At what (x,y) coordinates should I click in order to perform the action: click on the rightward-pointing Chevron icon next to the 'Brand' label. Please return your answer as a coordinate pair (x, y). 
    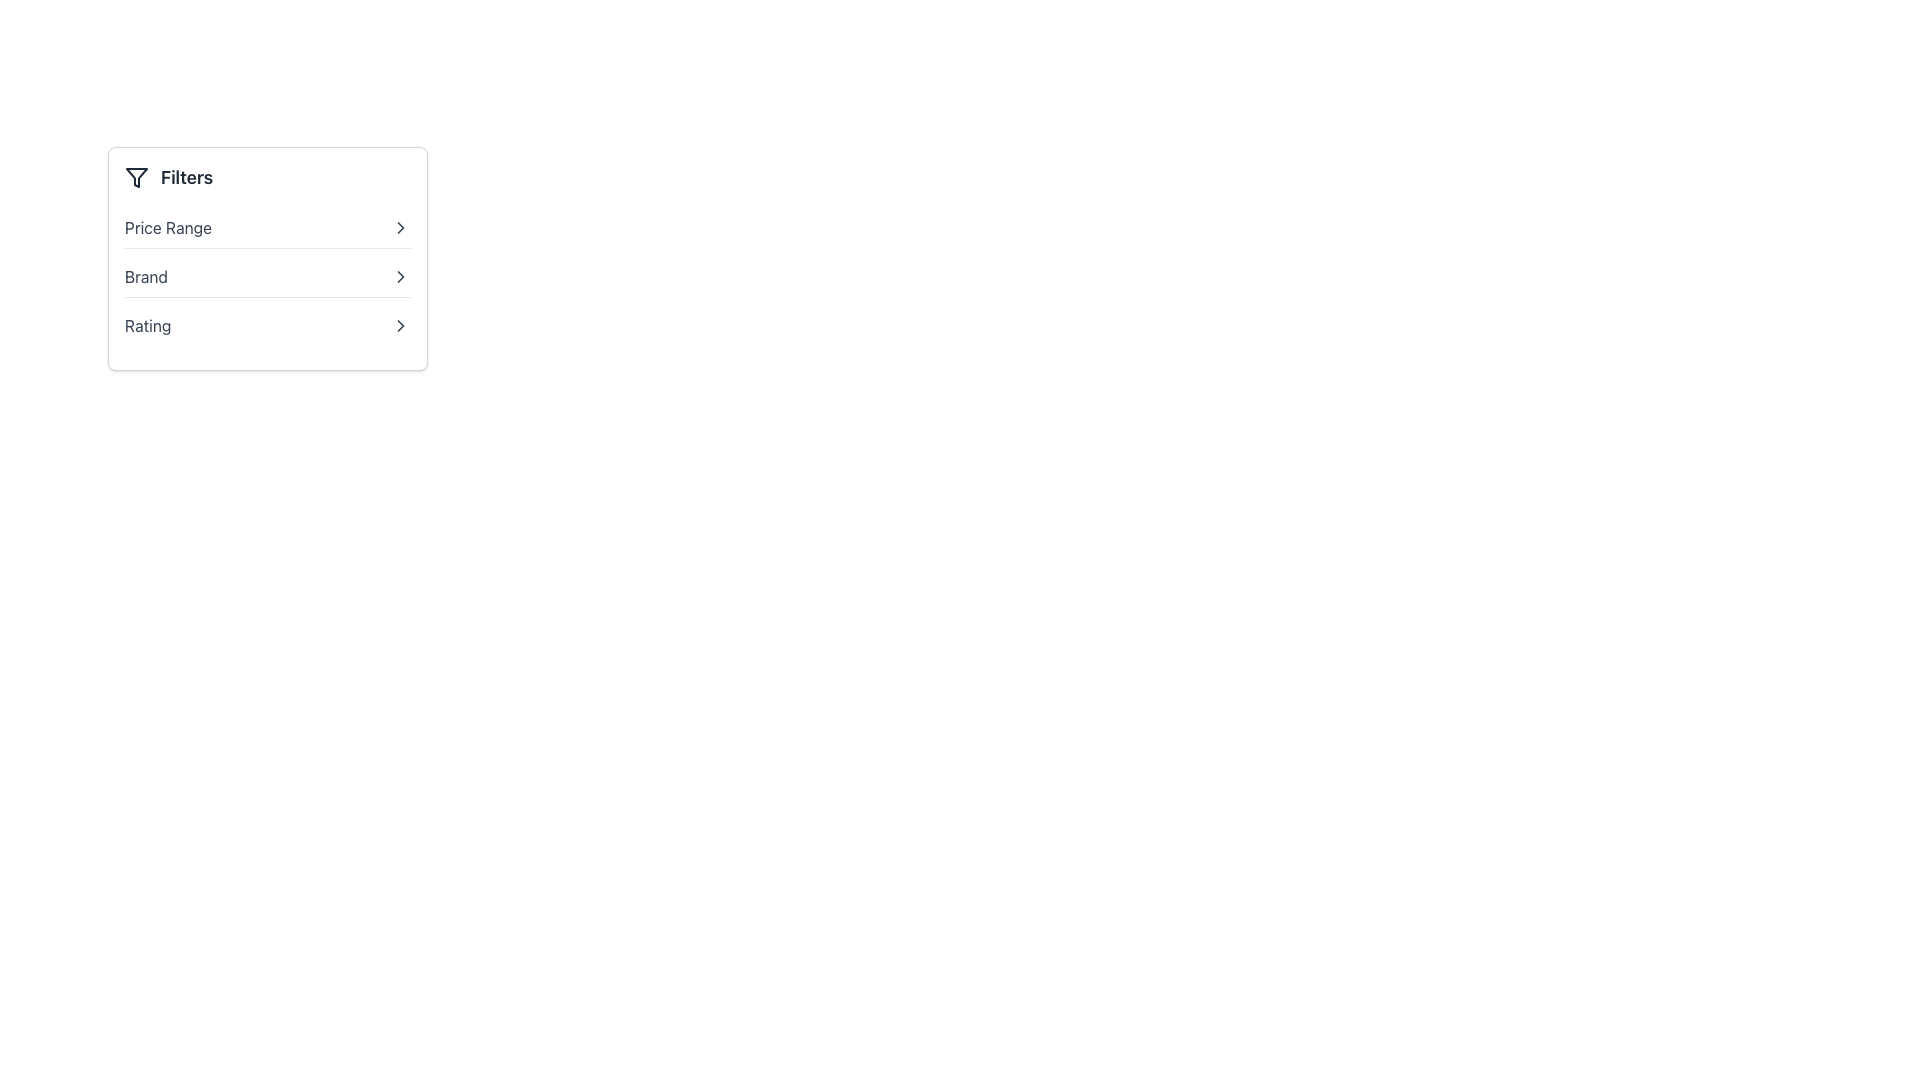
    Looking at the image, I should click on (400, 277).